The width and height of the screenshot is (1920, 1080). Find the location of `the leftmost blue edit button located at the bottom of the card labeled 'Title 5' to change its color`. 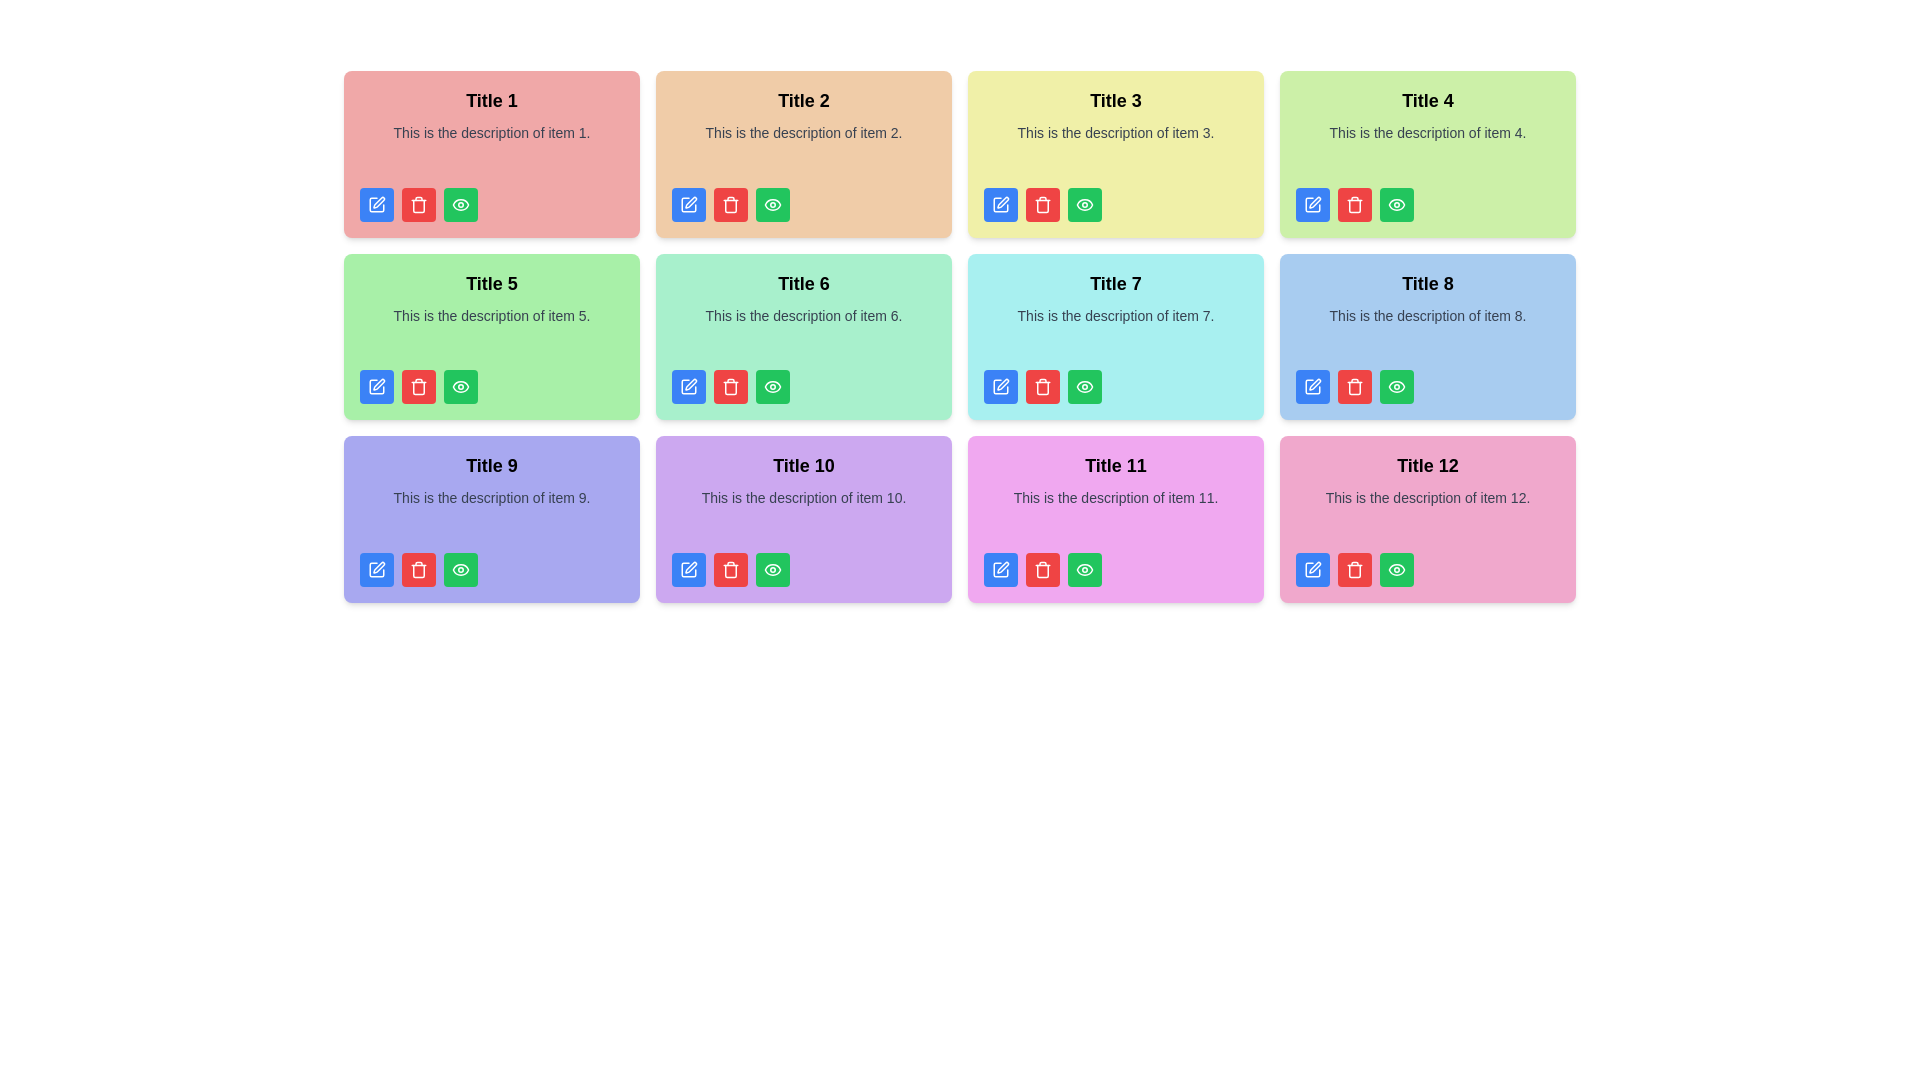

the leftmost blue edit button located at the bottom of the card labeled 'Title 5' to change its color is located at coordinates (377, 386).